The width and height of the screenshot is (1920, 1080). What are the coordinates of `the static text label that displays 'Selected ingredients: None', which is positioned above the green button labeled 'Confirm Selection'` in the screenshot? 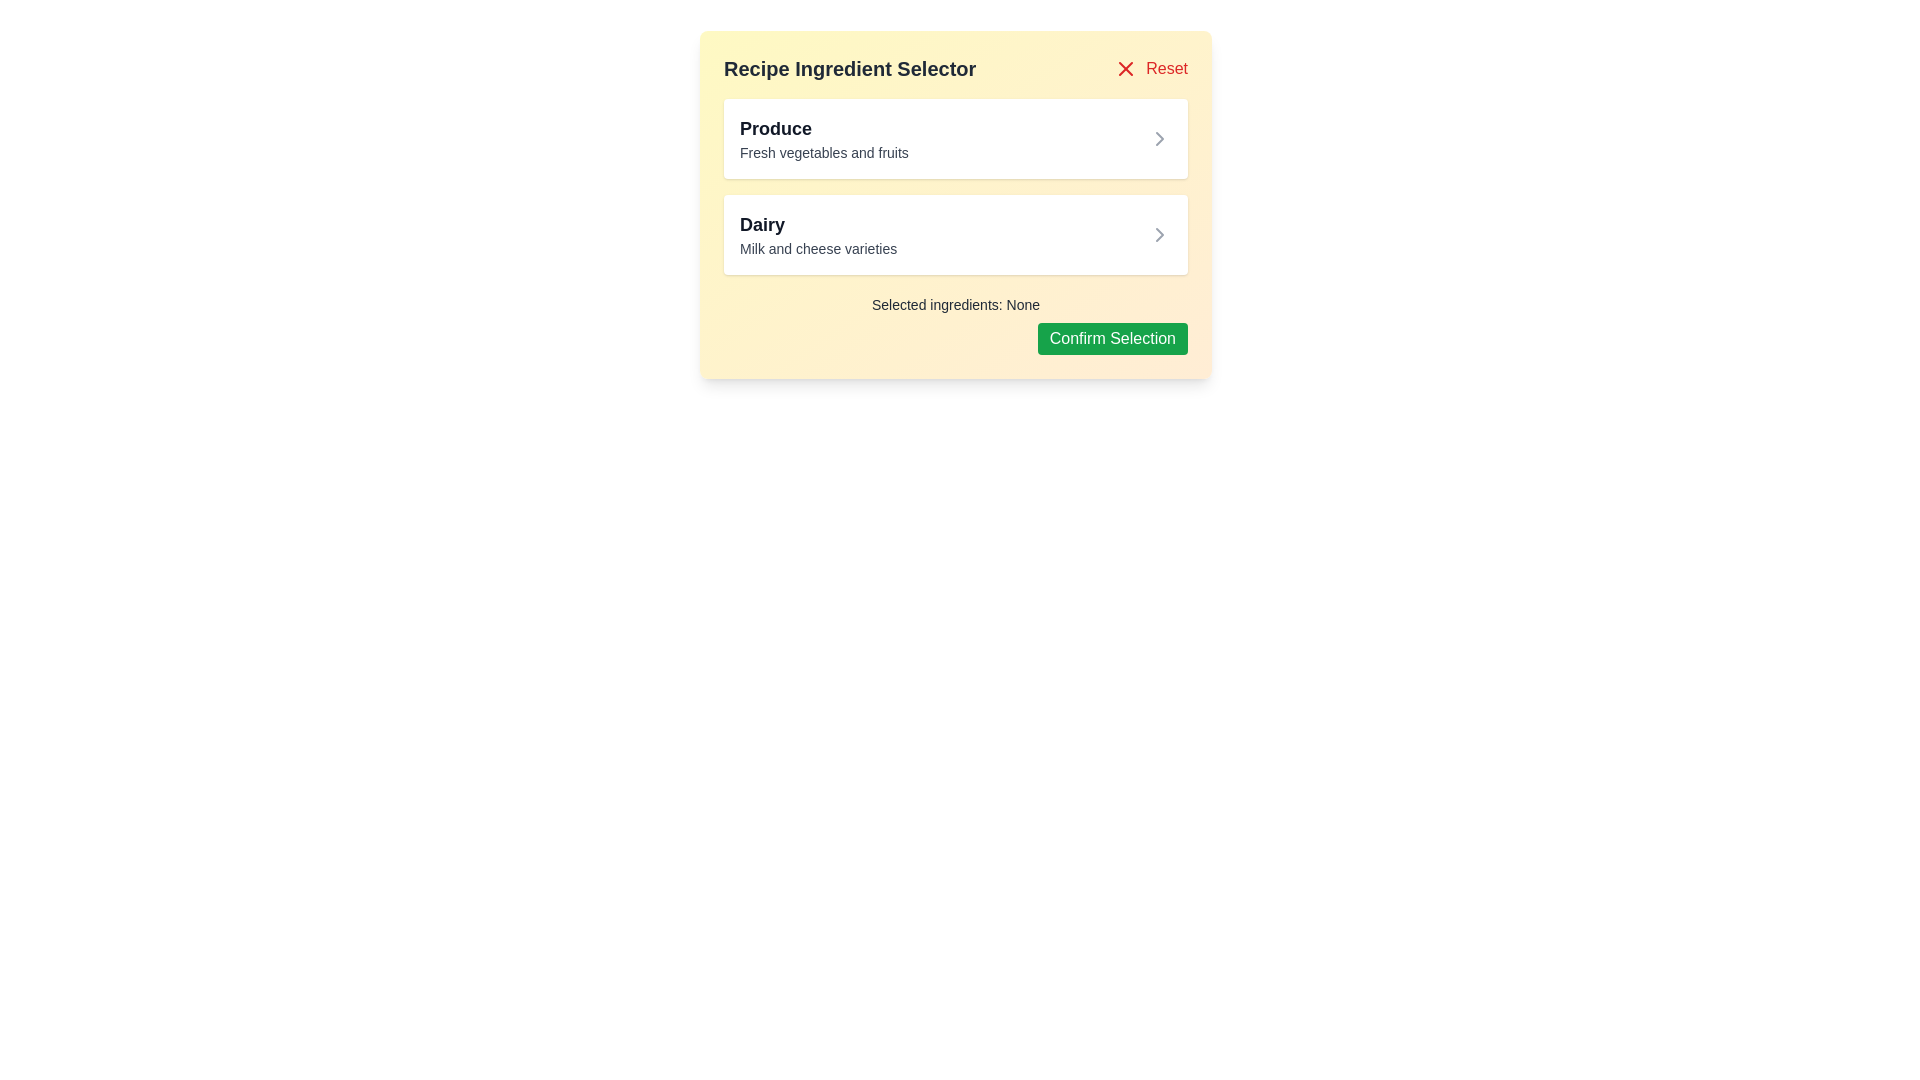 It's located at (954, 304).